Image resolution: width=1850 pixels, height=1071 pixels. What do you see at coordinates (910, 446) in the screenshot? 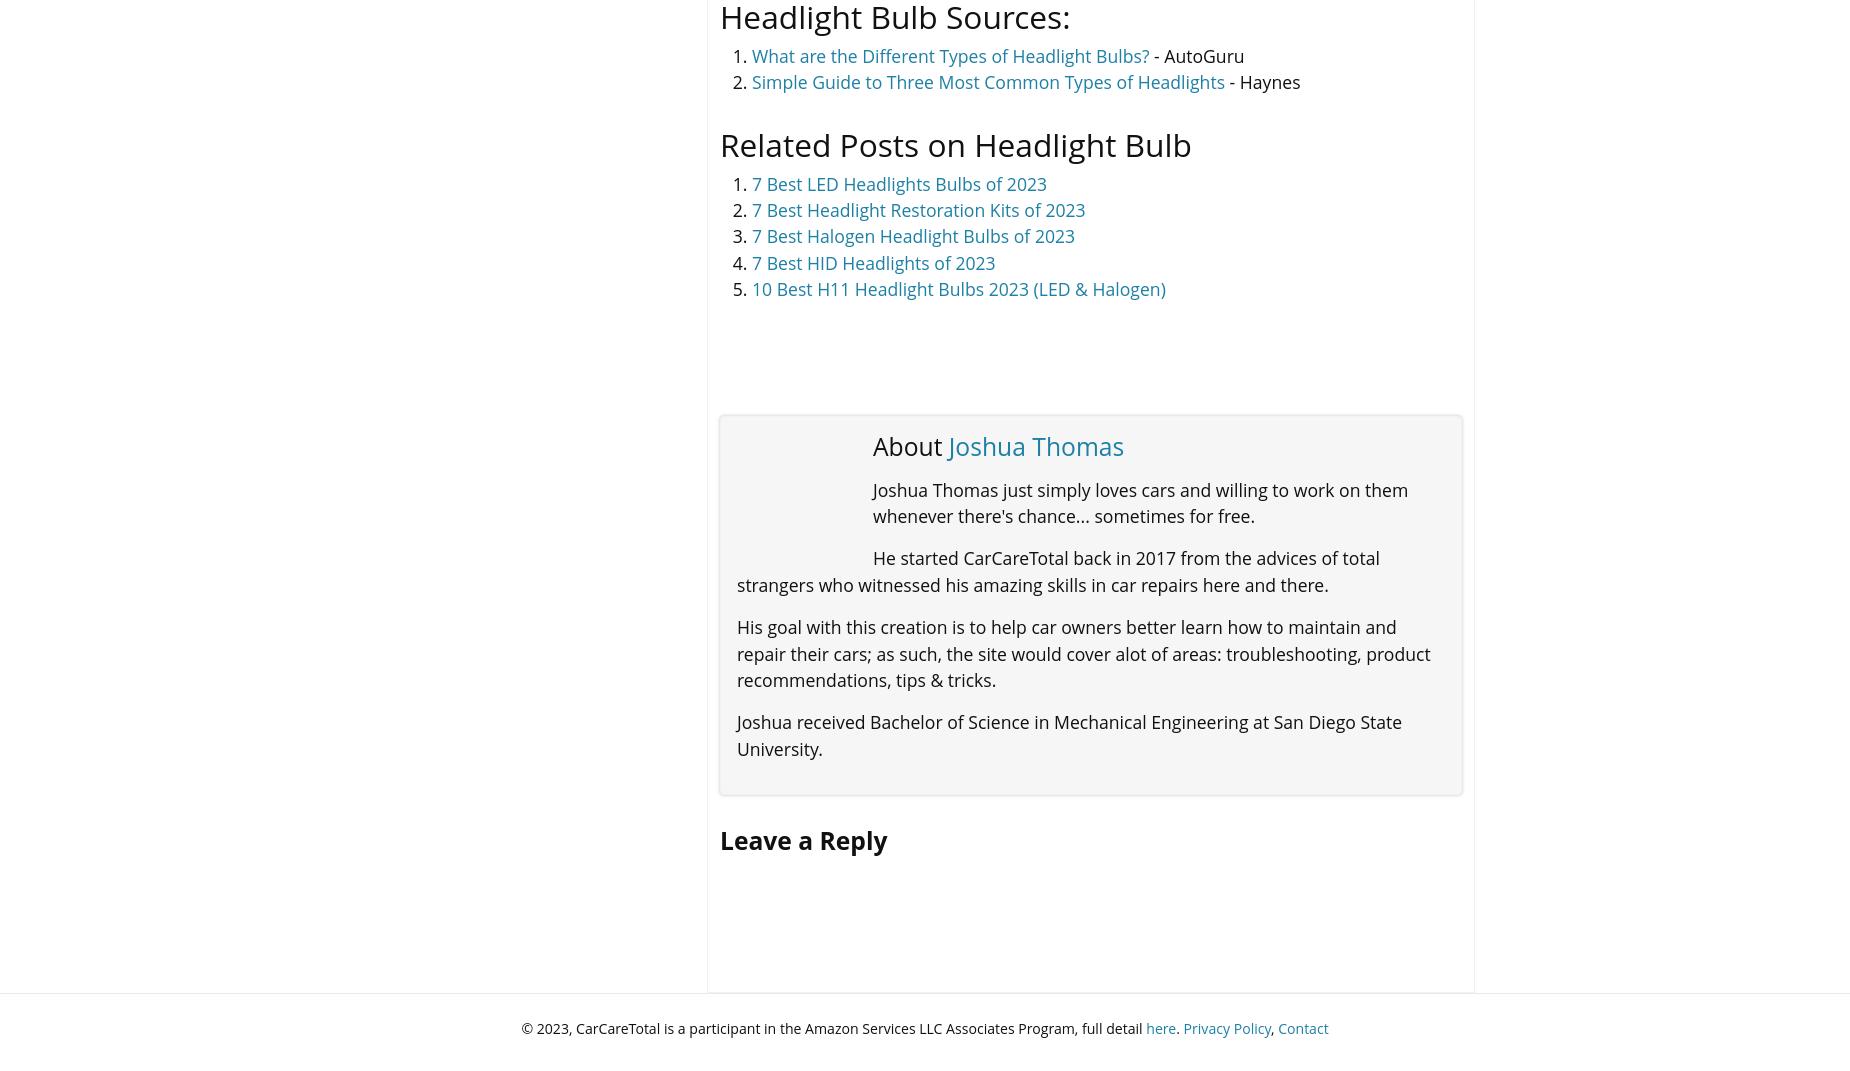
I see `'About'` at bounding box center [910, 446].